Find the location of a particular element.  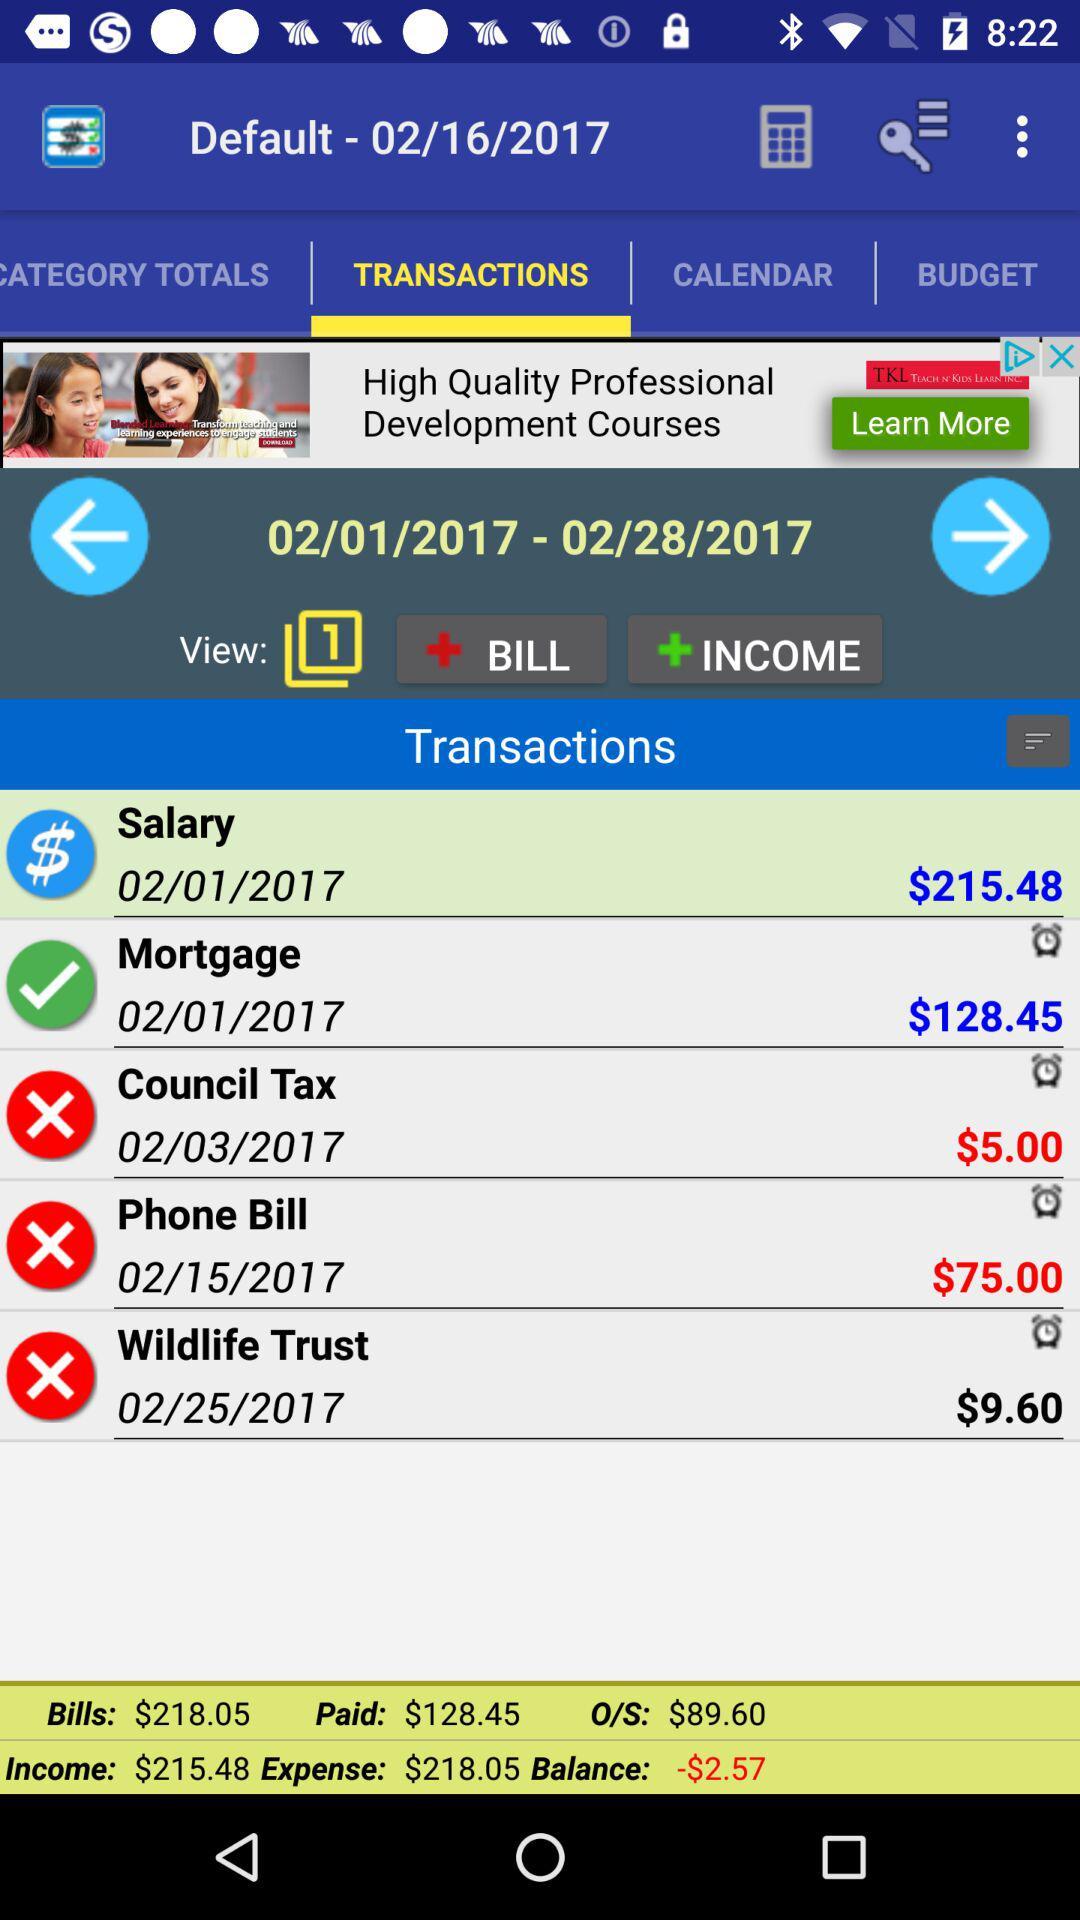

next ddate is located at coordinates (990, 536).